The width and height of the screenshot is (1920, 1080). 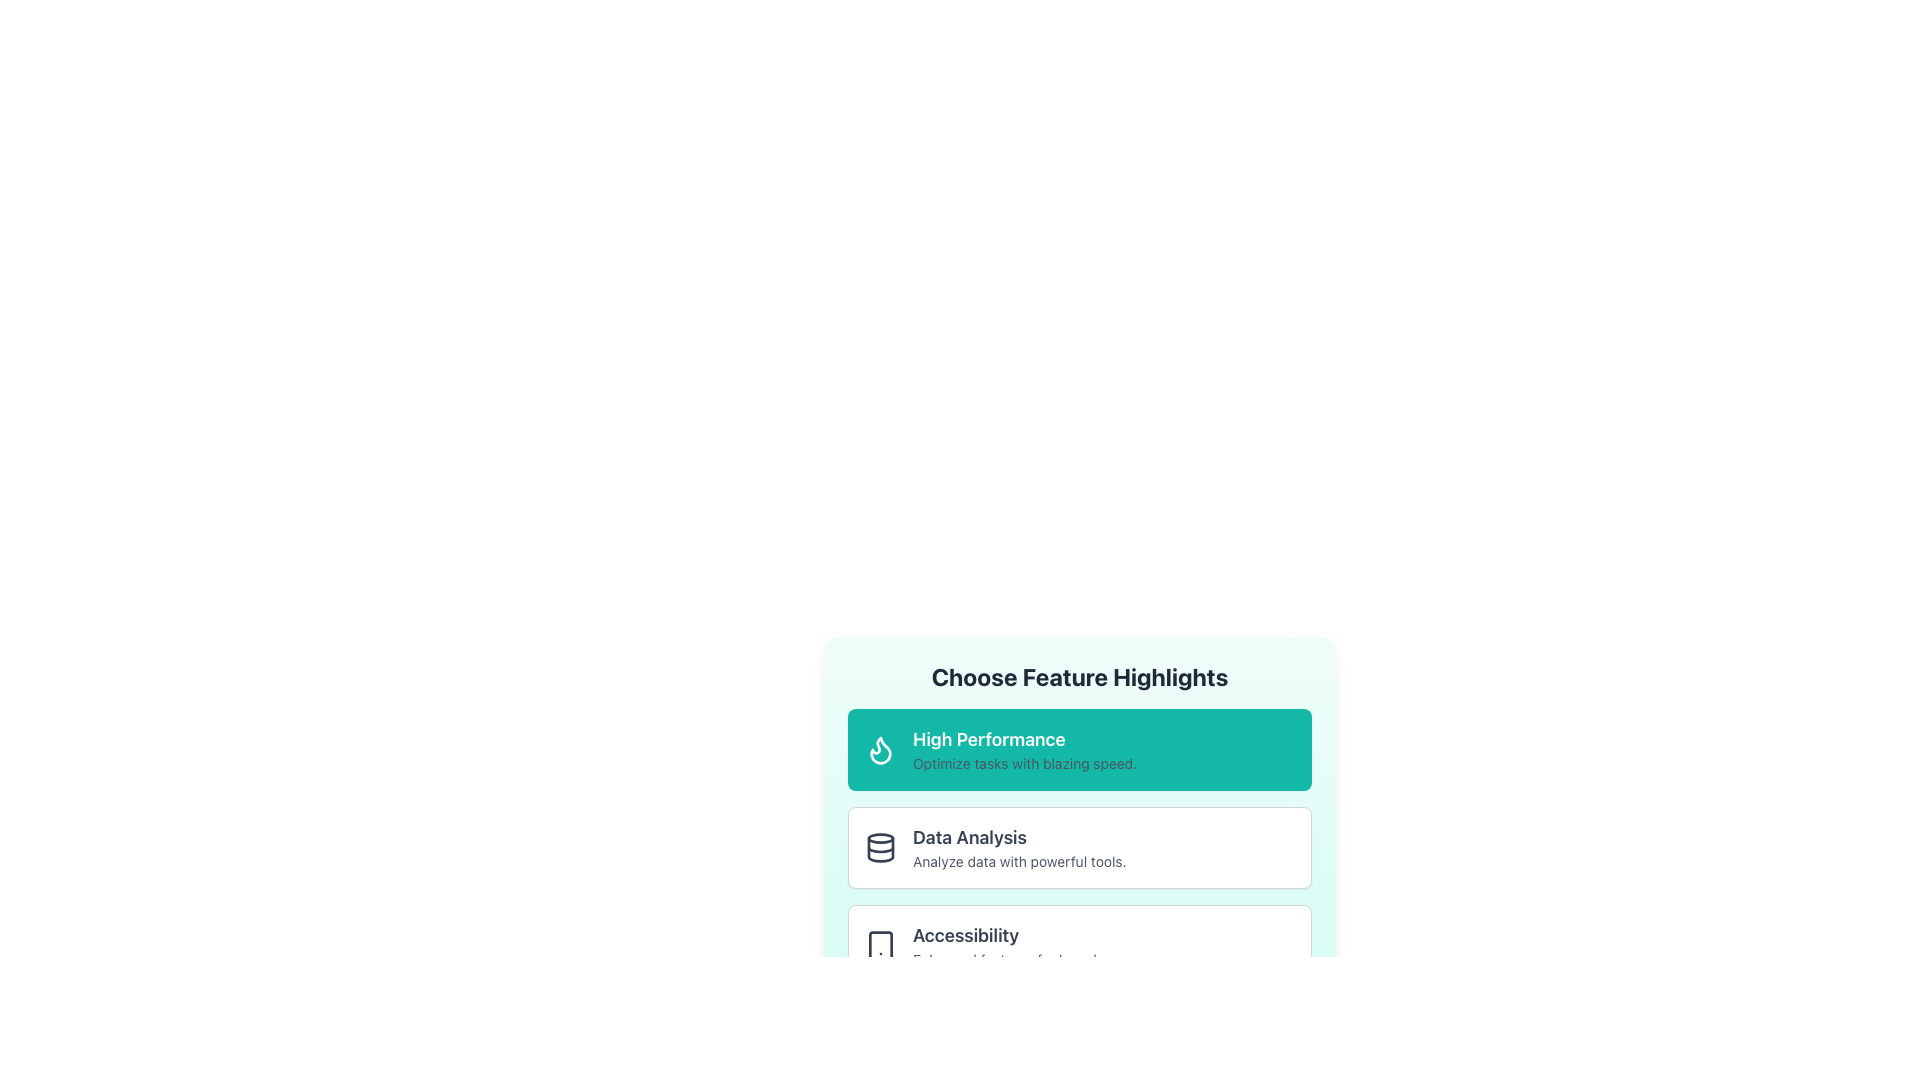 What do you see at coordinates (1019, 848) in the screenshot?
I see `the 'Data Analysis' text display which features a bold title and a lighter description, located between 'High Performance' and 'Accessibility' cards` at bounding box center [1019, 848].